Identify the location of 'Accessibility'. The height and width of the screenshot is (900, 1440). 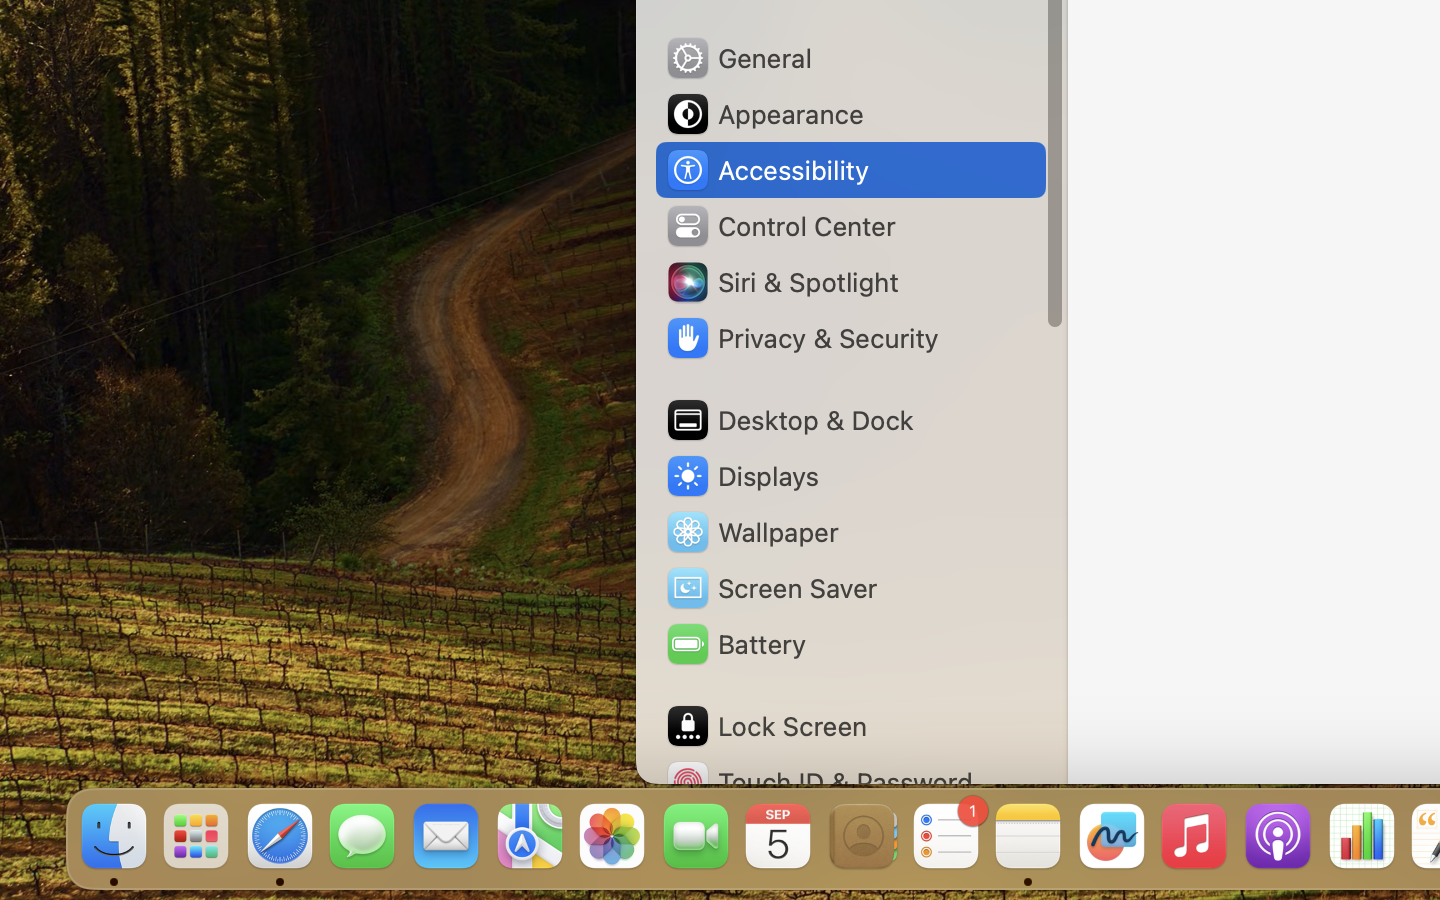
(765, 170).